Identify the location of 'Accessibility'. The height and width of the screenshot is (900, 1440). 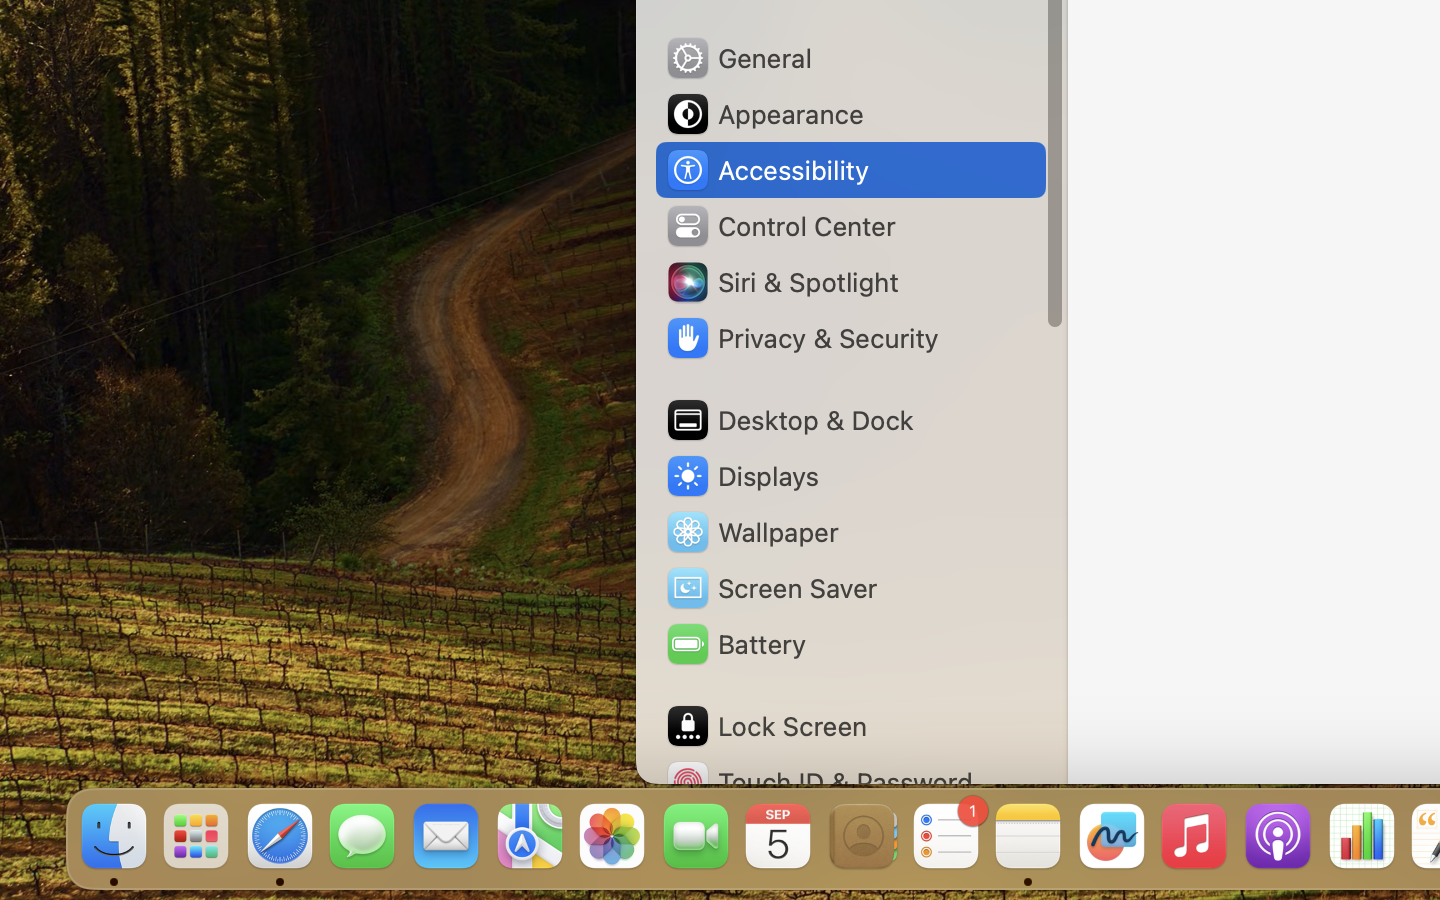
(765, 170).